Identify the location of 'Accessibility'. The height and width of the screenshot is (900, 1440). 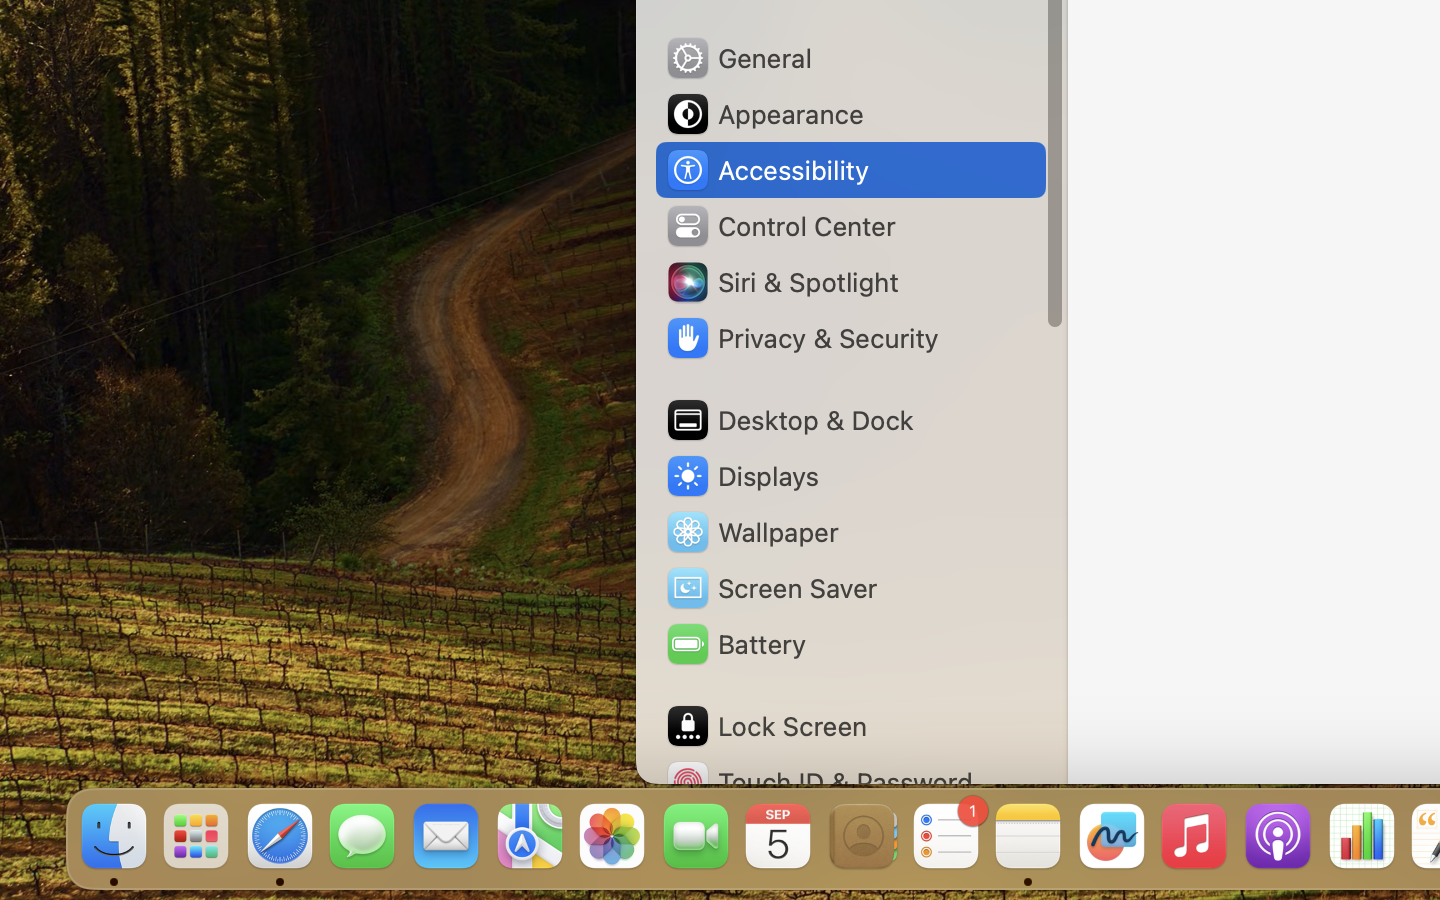
(765, 170).